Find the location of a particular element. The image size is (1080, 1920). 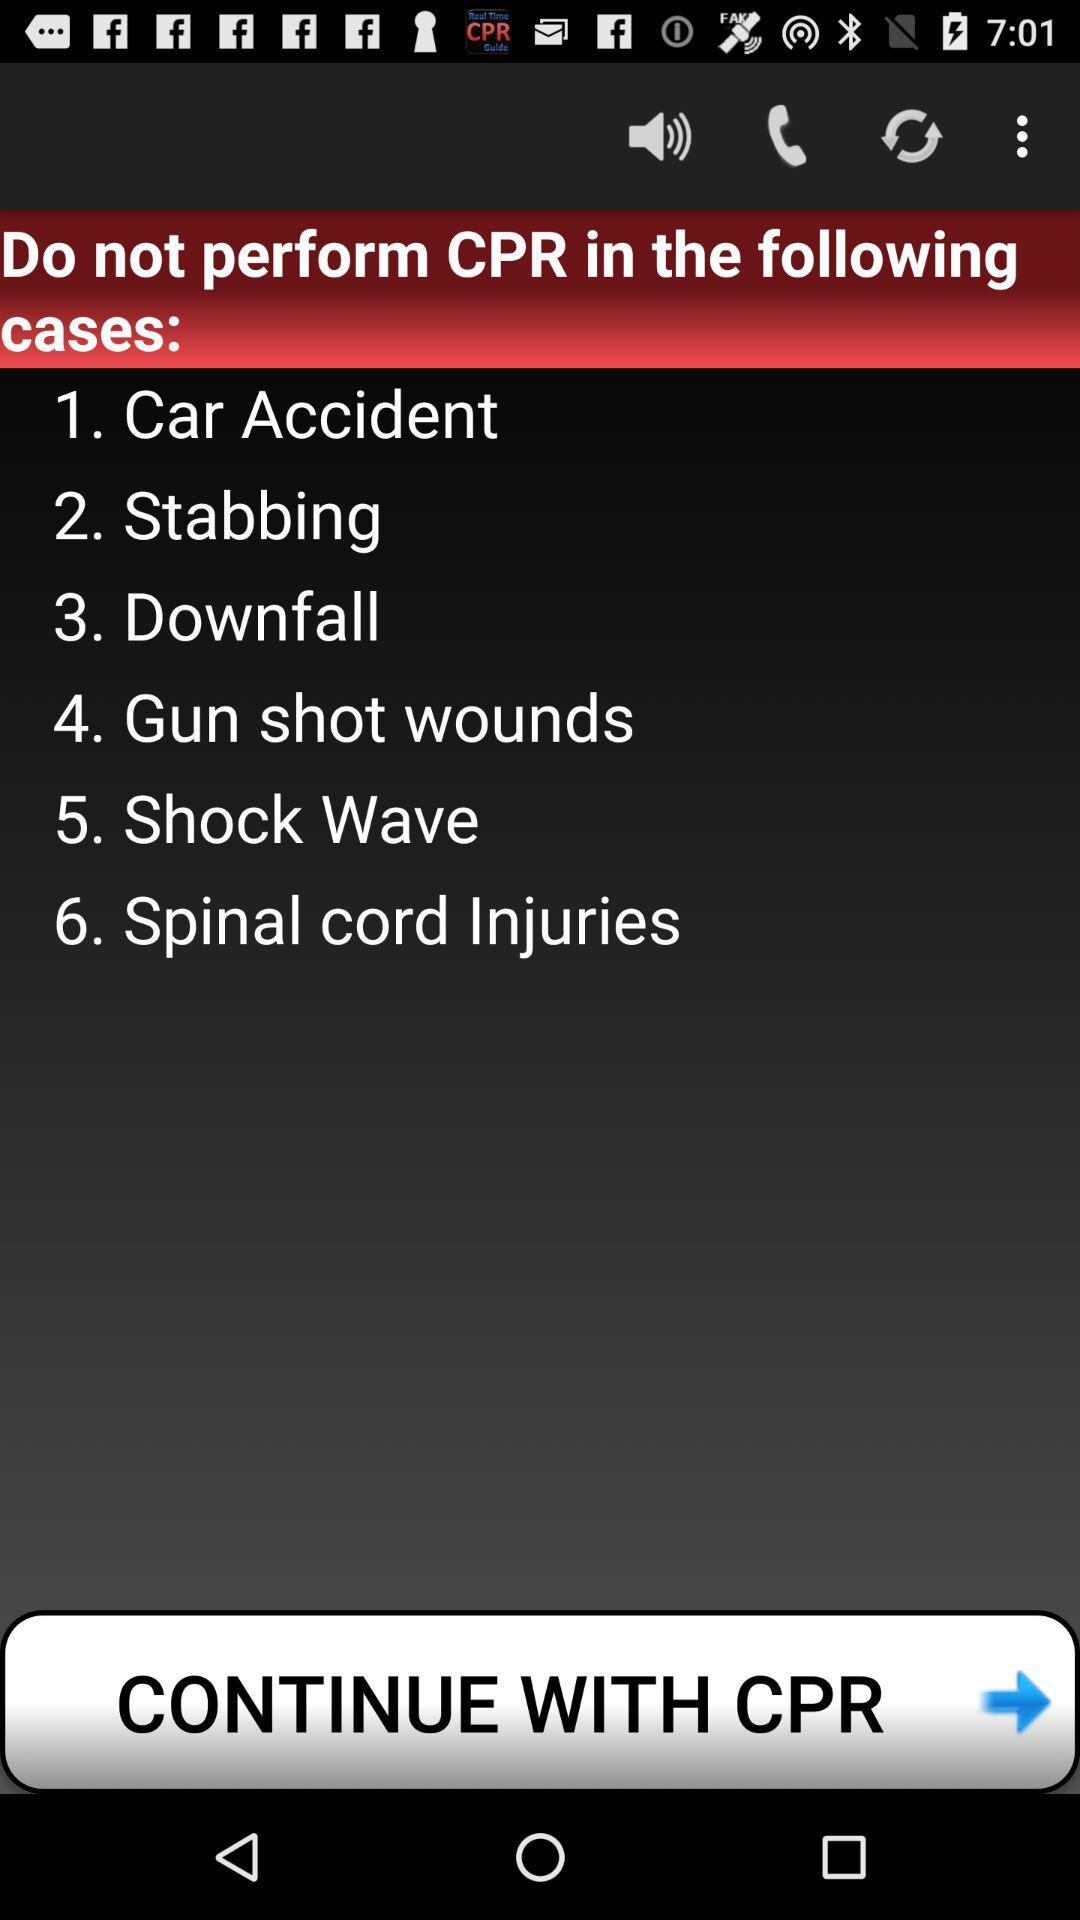

icon above the do not perform is located at coordinates (1027, 135).